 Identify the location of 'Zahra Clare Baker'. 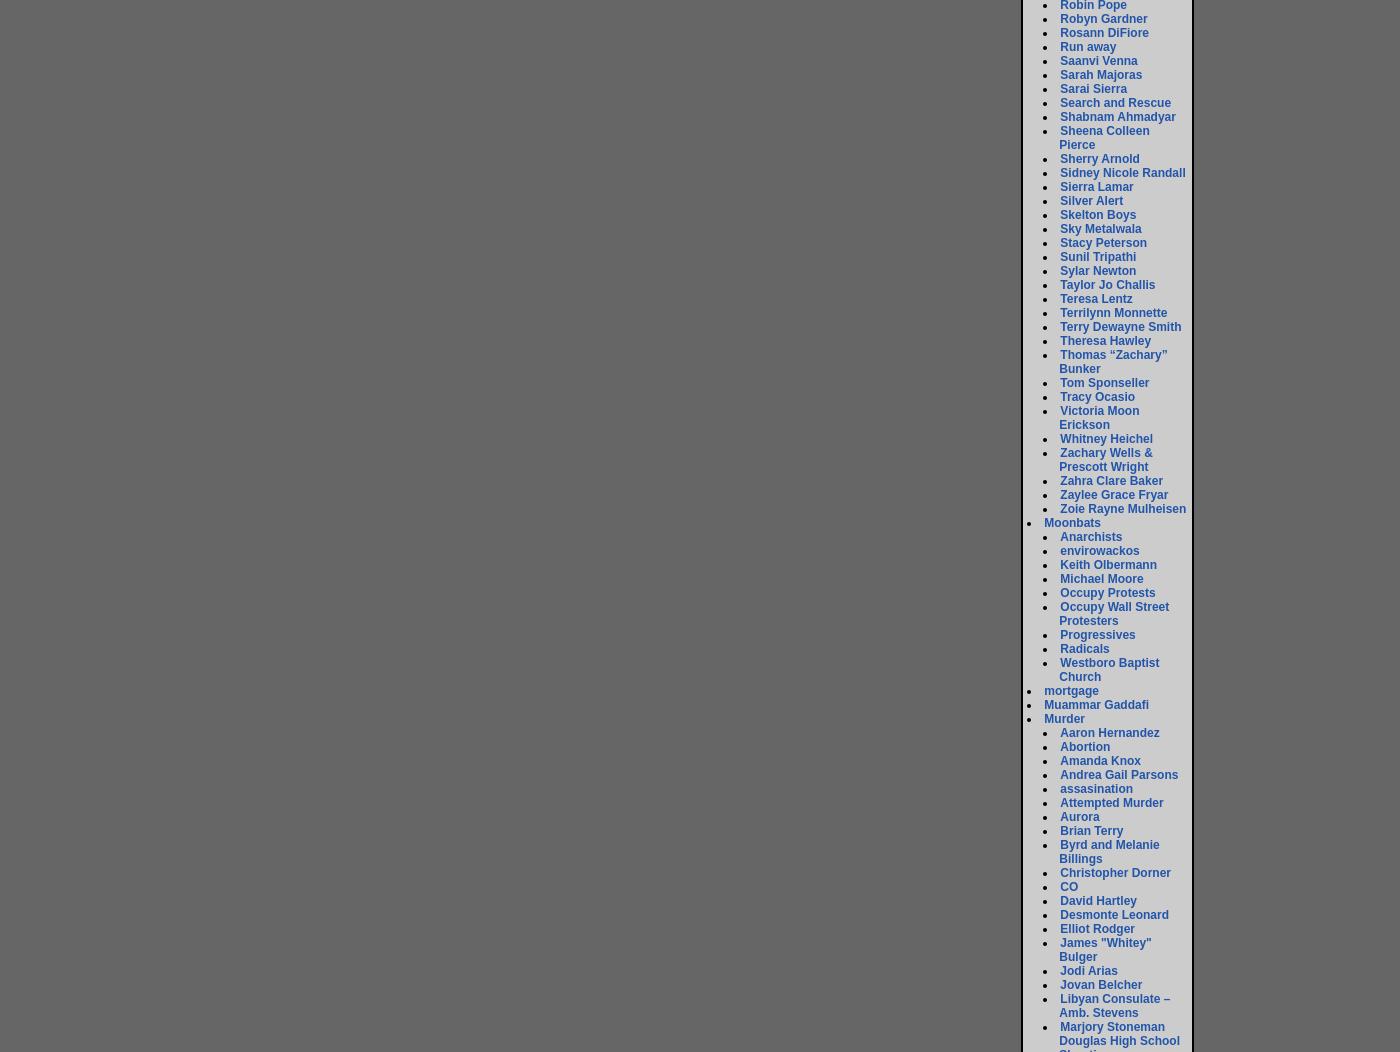
(1111, 480).